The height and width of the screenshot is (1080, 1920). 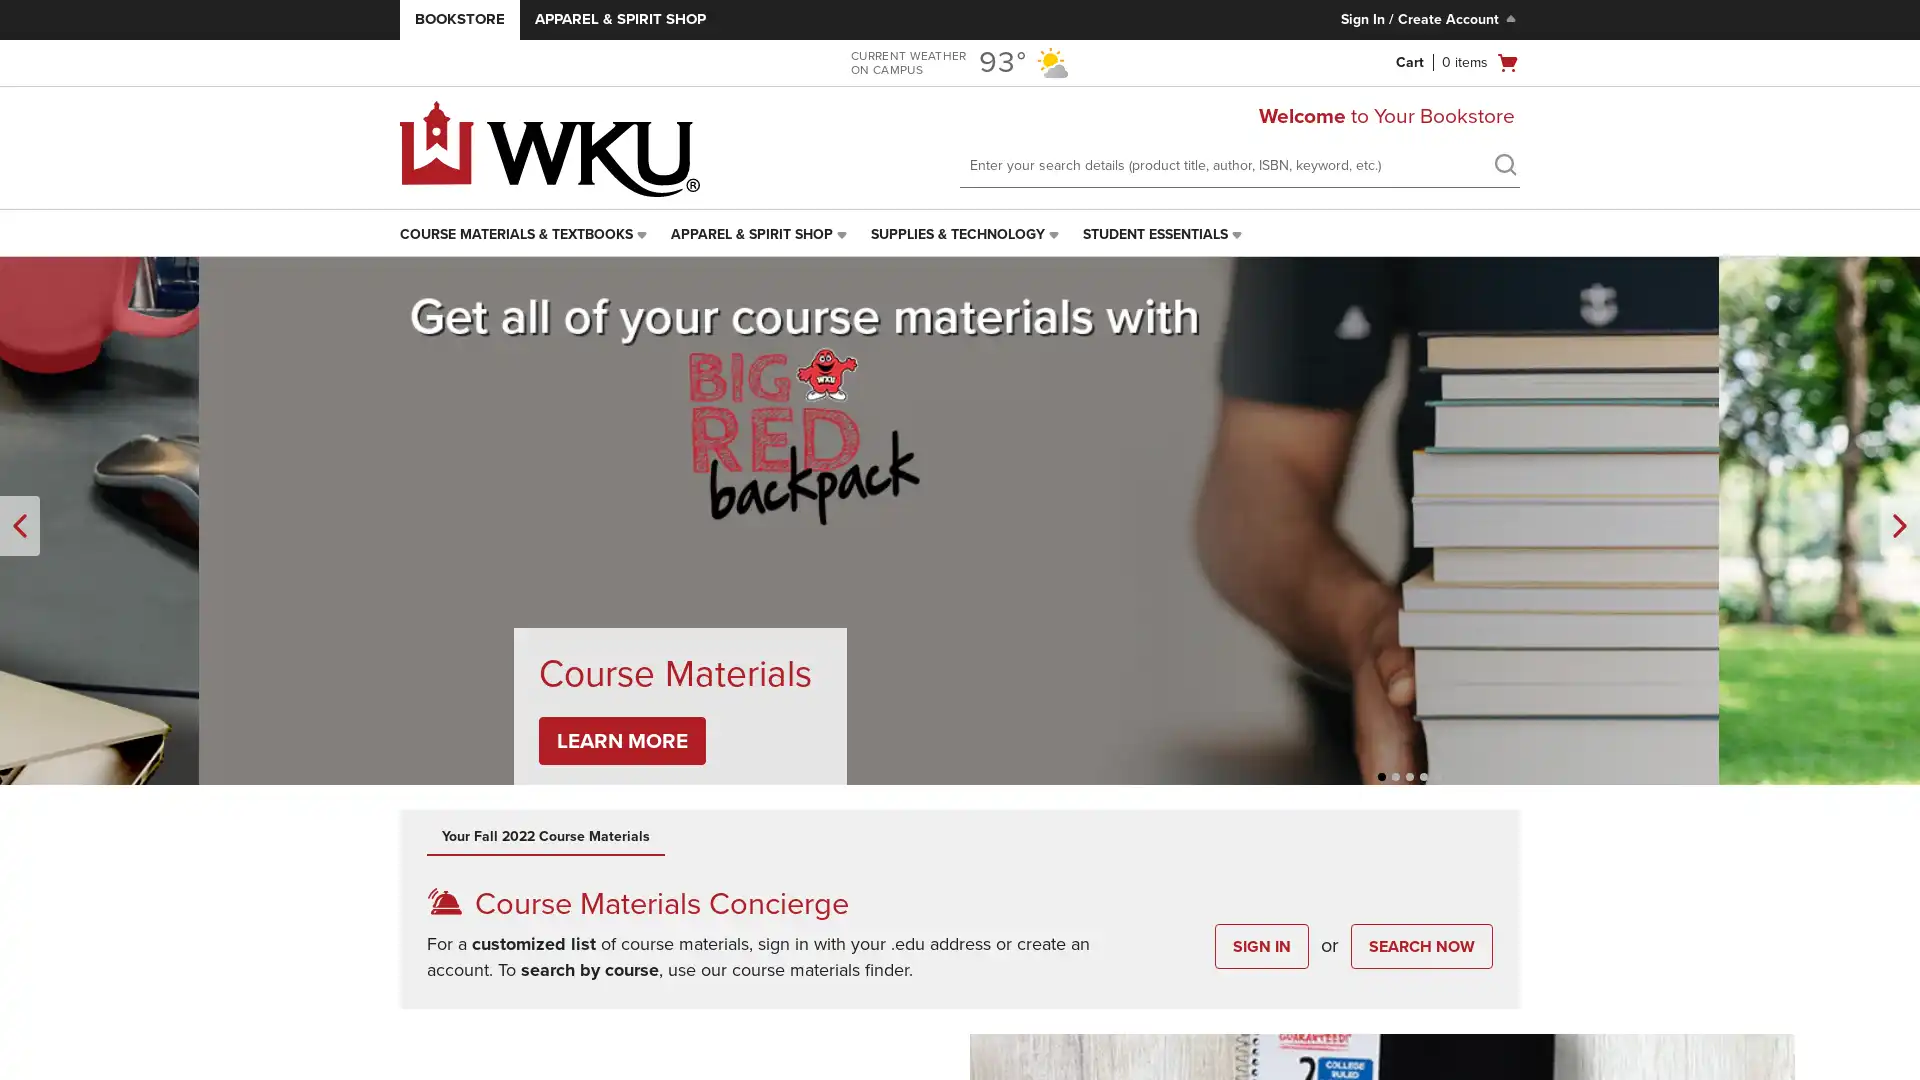 I want to click on search, so click(x=1505, y=164).